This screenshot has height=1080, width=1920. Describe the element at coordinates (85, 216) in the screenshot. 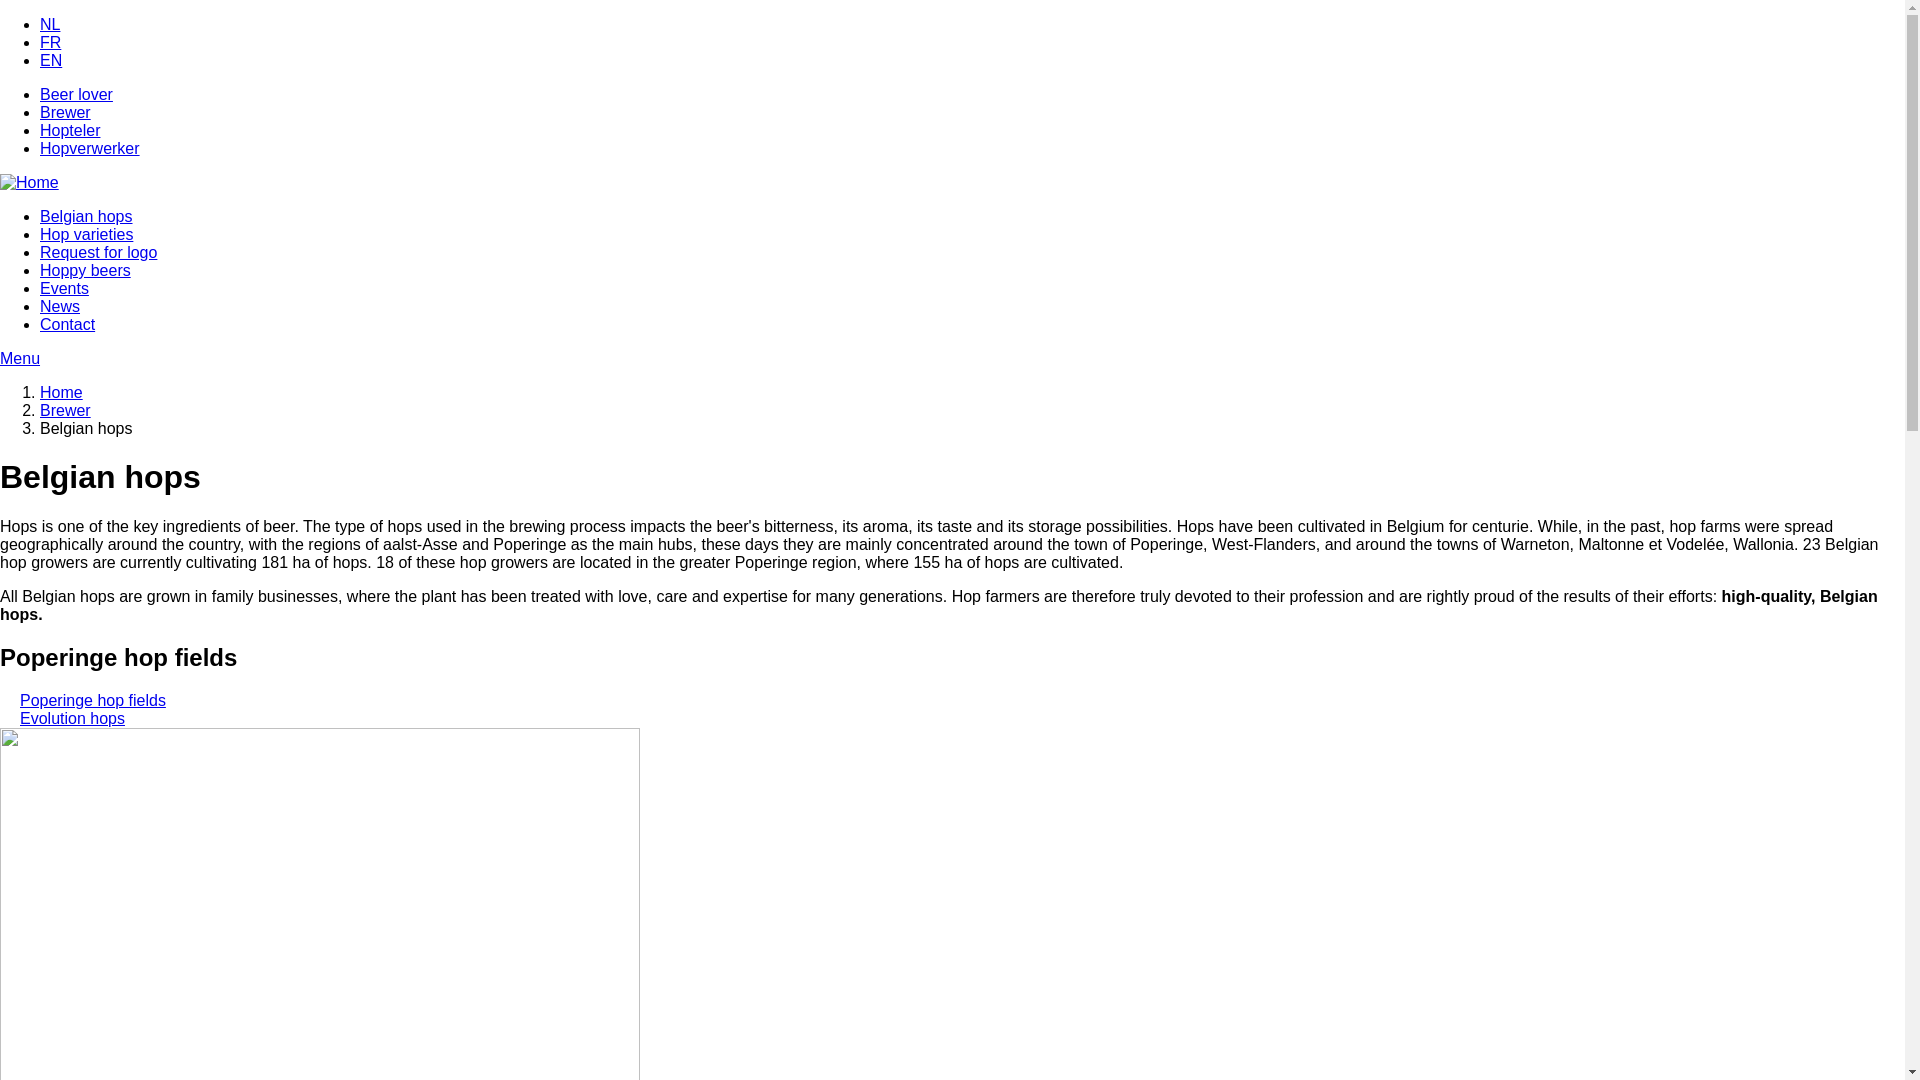

I see `'Belgian hops'` at that location.